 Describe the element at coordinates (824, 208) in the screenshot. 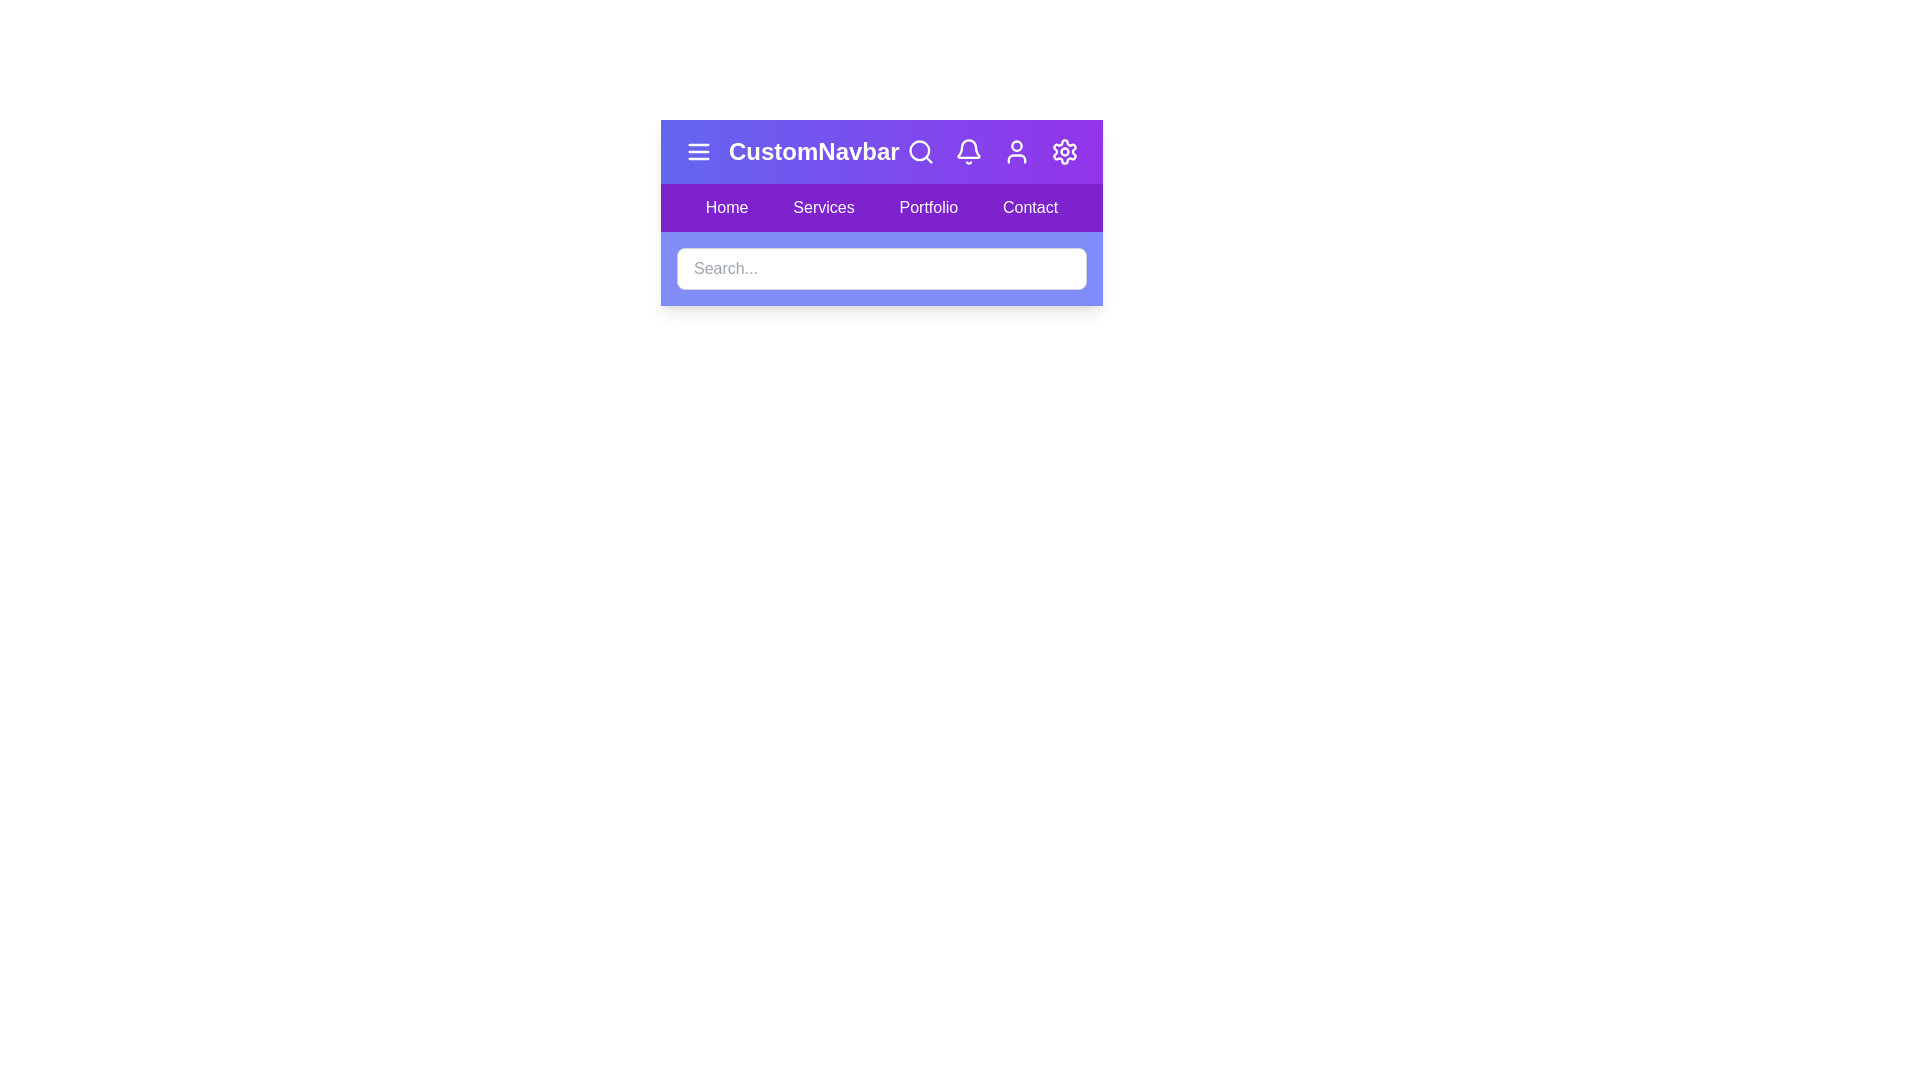

I see `the navigation link Services` at that location.